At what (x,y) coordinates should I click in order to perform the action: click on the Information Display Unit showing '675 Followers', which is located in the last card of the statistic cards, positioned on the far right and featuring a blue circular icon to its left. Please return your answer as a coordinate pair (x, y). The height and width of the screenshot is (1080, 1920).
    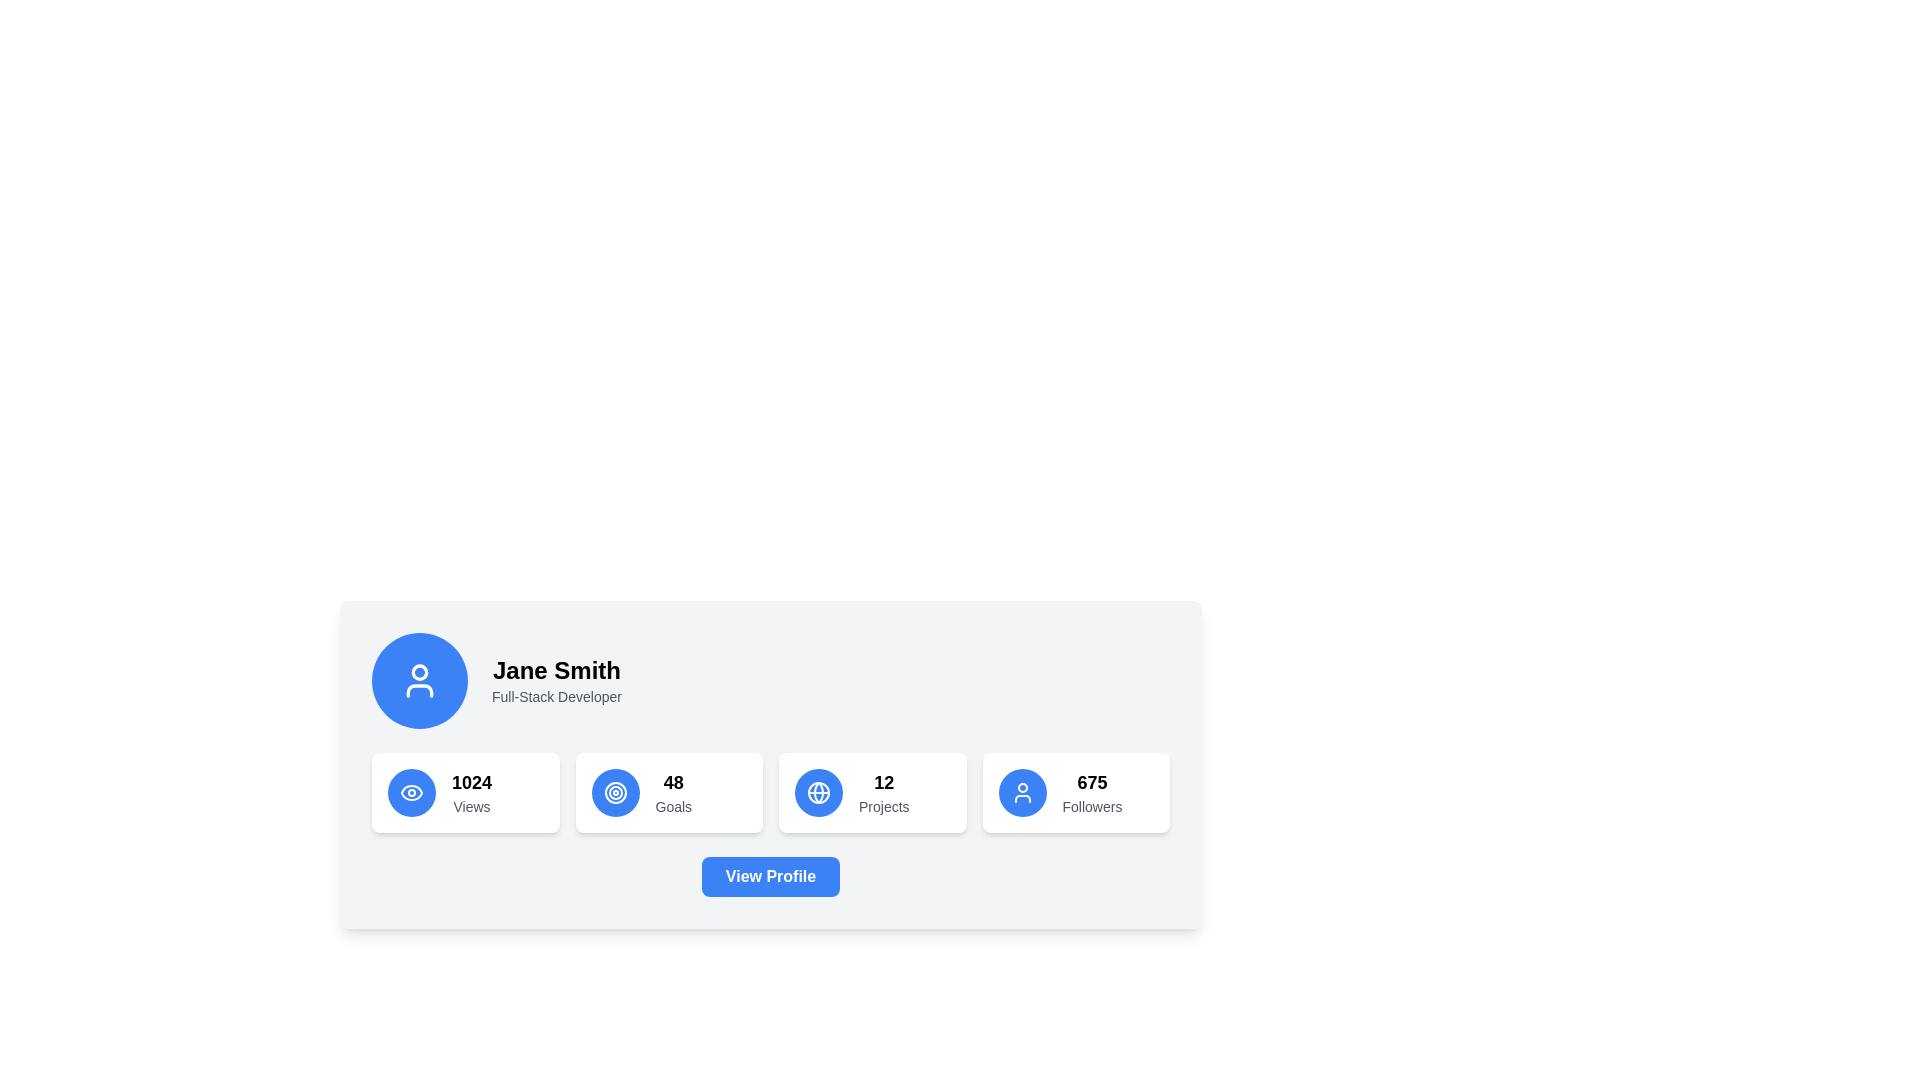
    Looking at the image, I should click on (1091, 792).